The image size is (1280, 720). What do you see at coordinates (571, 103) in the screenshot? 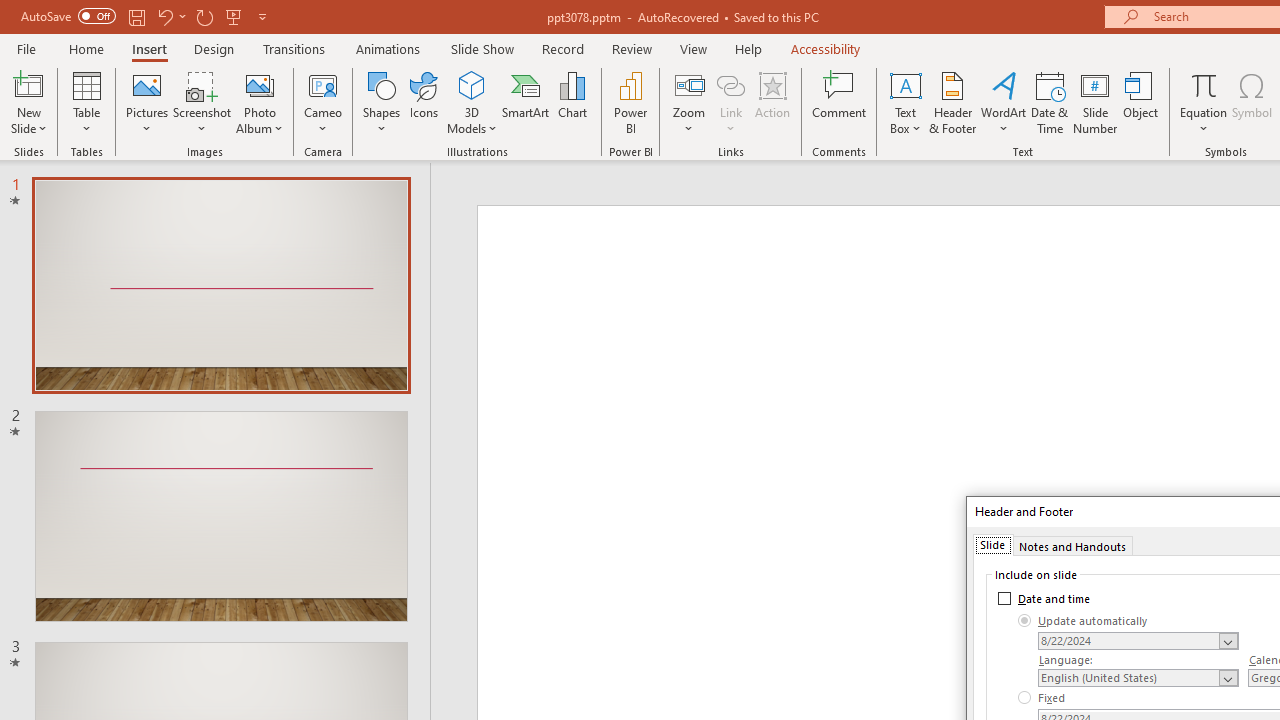
I see `'Chart...'` at bounding box center [571, 103].